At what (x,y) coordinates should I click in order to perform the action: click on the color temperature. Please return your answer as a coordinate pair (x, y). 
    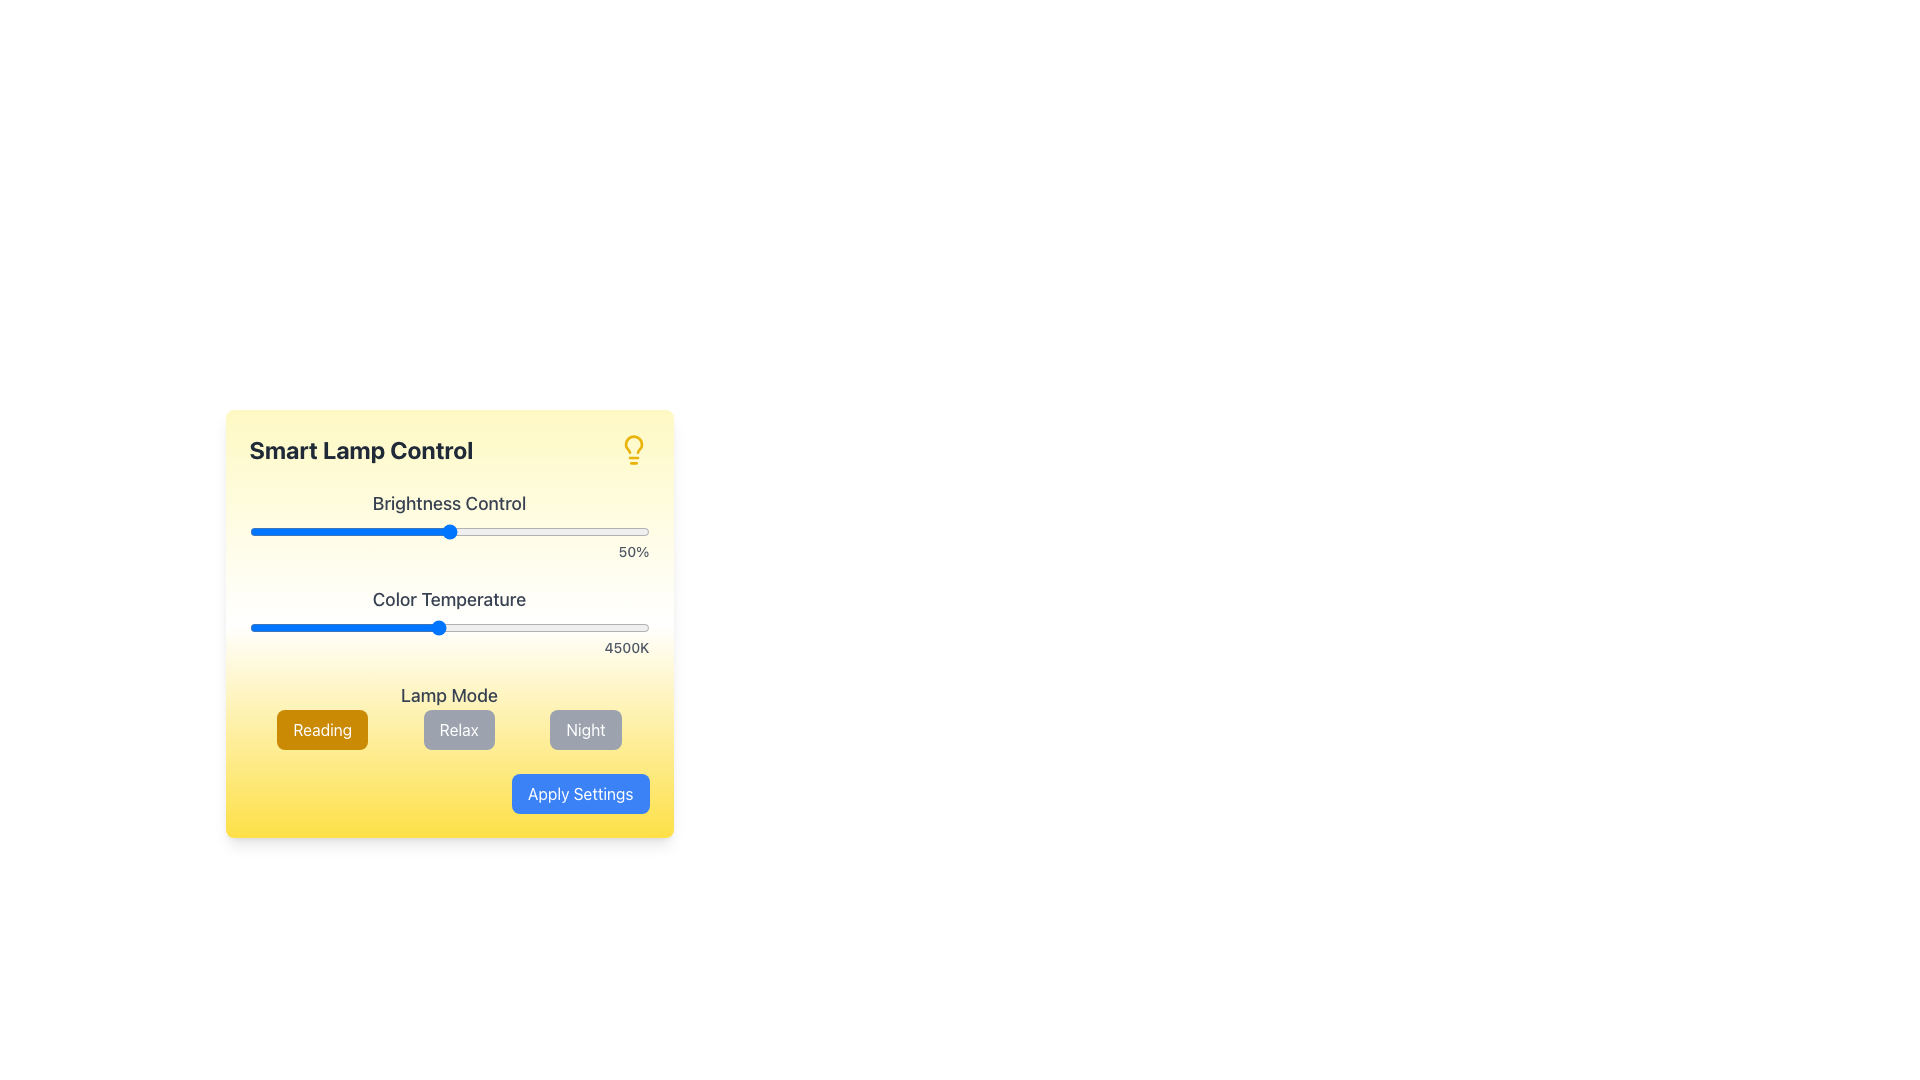
    Looking at the image, I should click on (446, 627).